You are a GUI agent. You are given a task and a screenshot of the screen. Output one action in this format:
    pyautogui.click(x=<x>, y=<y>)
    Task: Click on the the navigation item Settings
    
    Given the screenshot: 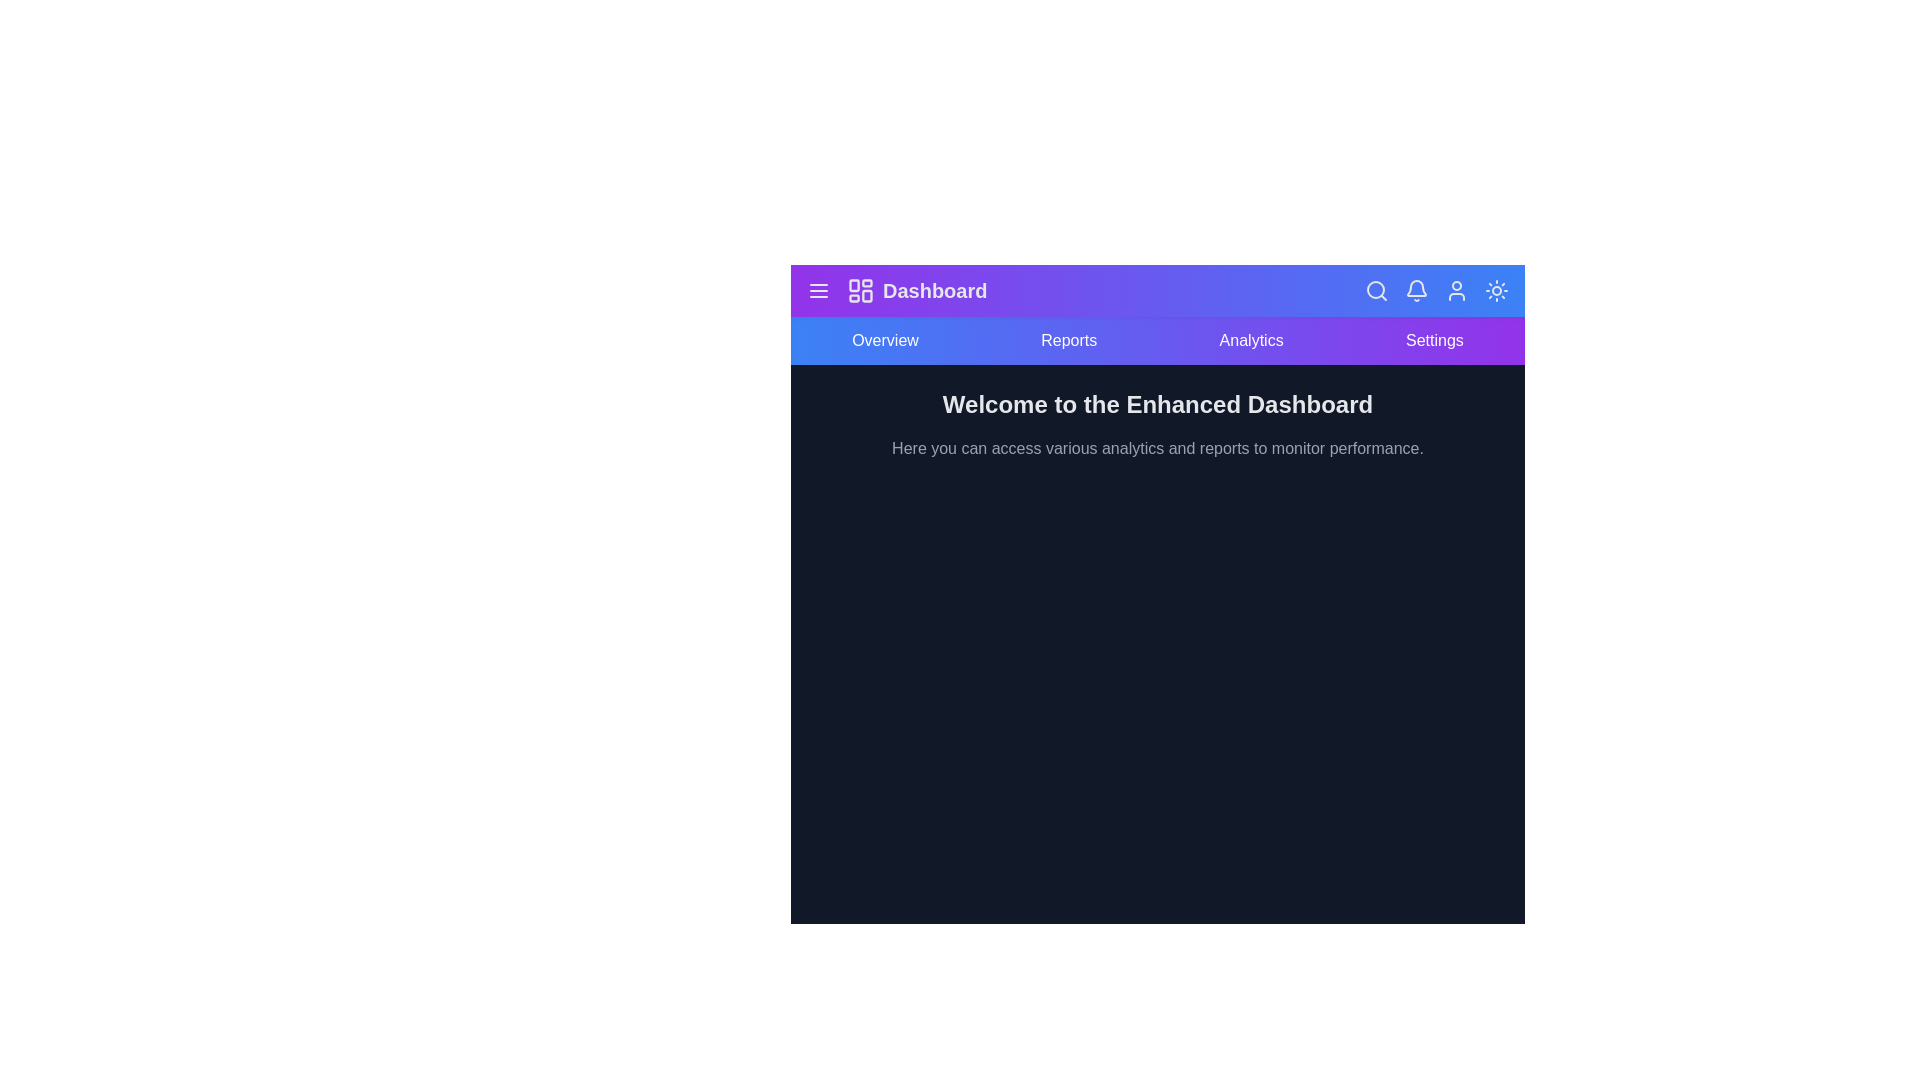 What is the action you would take?
    pyautogui.click(x=1433, y=339)
    